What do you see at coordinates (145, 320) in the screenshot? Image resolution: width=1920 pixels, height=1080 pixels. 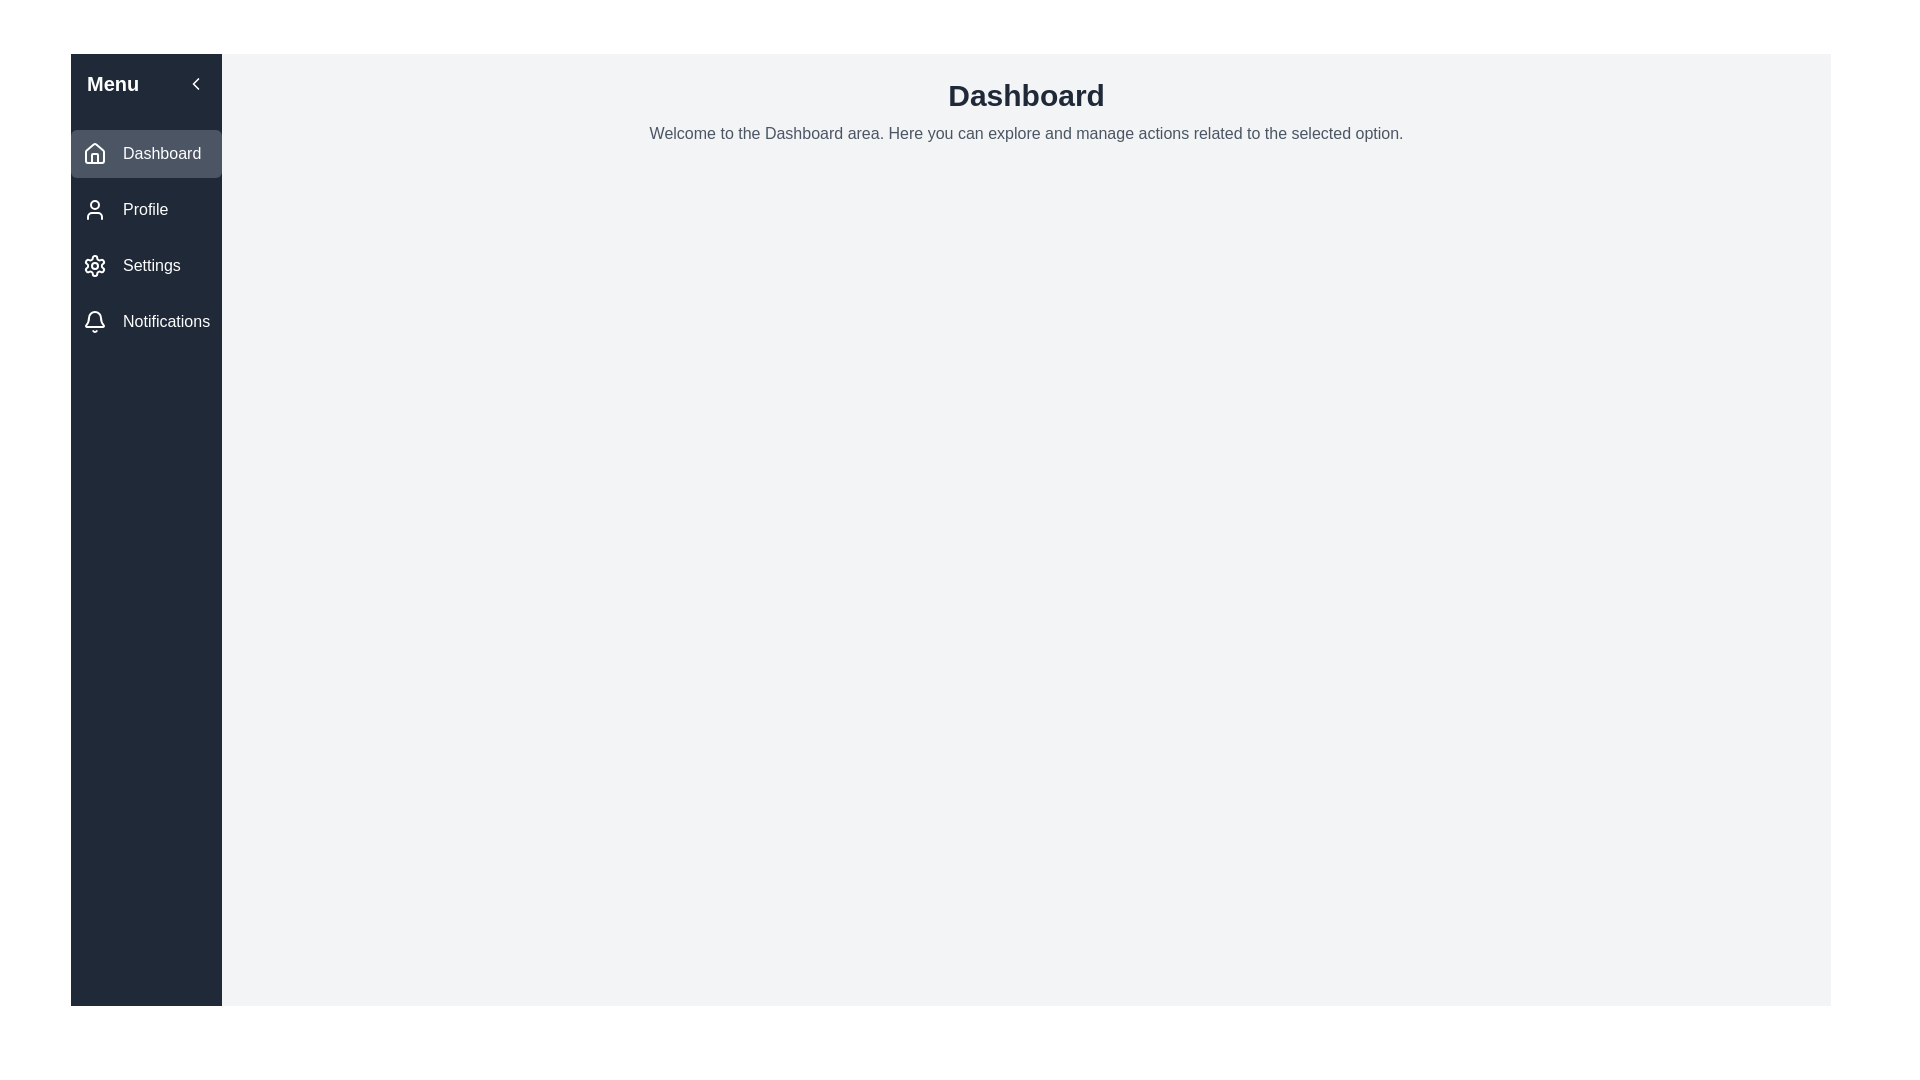 I see `the 'Notifications' menu item, which features a bell icon and a dark background` at bounding box center [145, 320].